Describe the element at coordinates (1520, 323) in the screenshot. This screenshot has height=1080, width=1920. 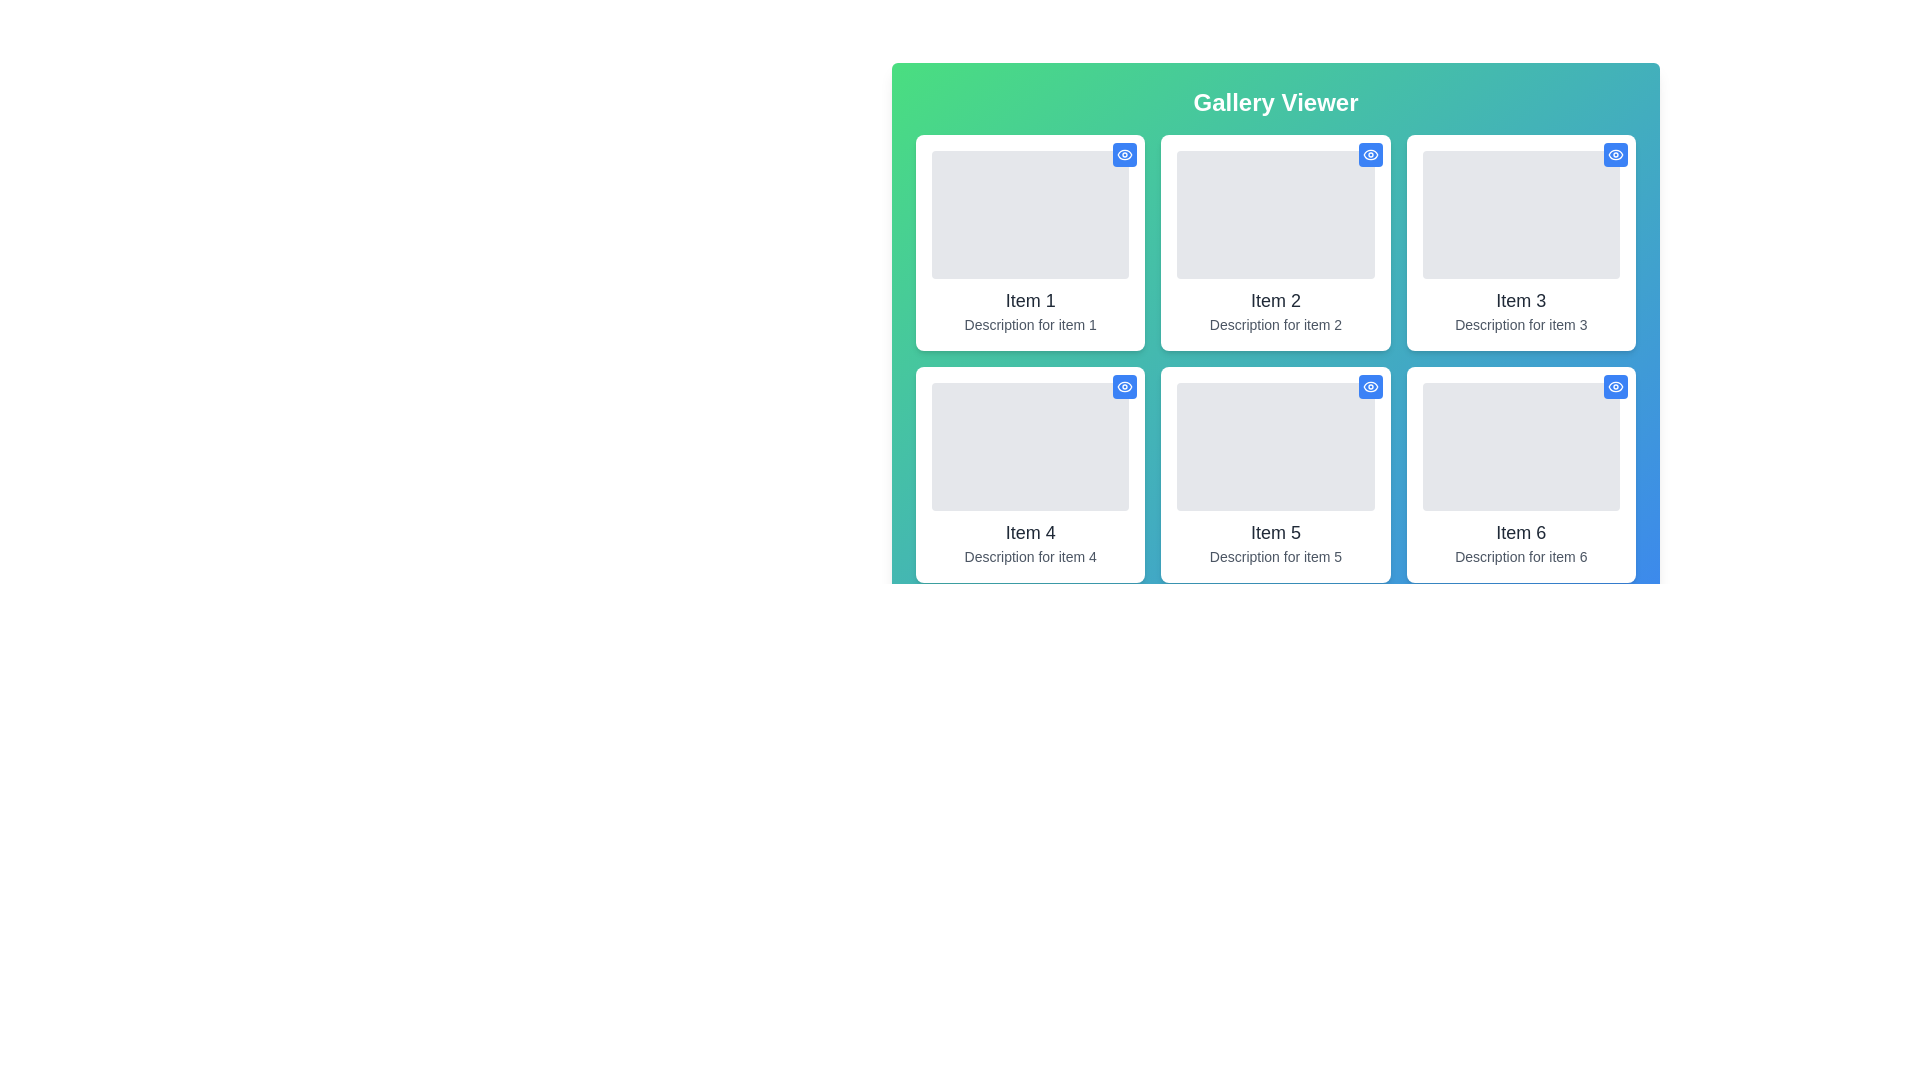
I see `the text label displaying 'Description for item 3', which is styled in gray and located beneath 'Item 3' within the third card of the grid layout` at that location.